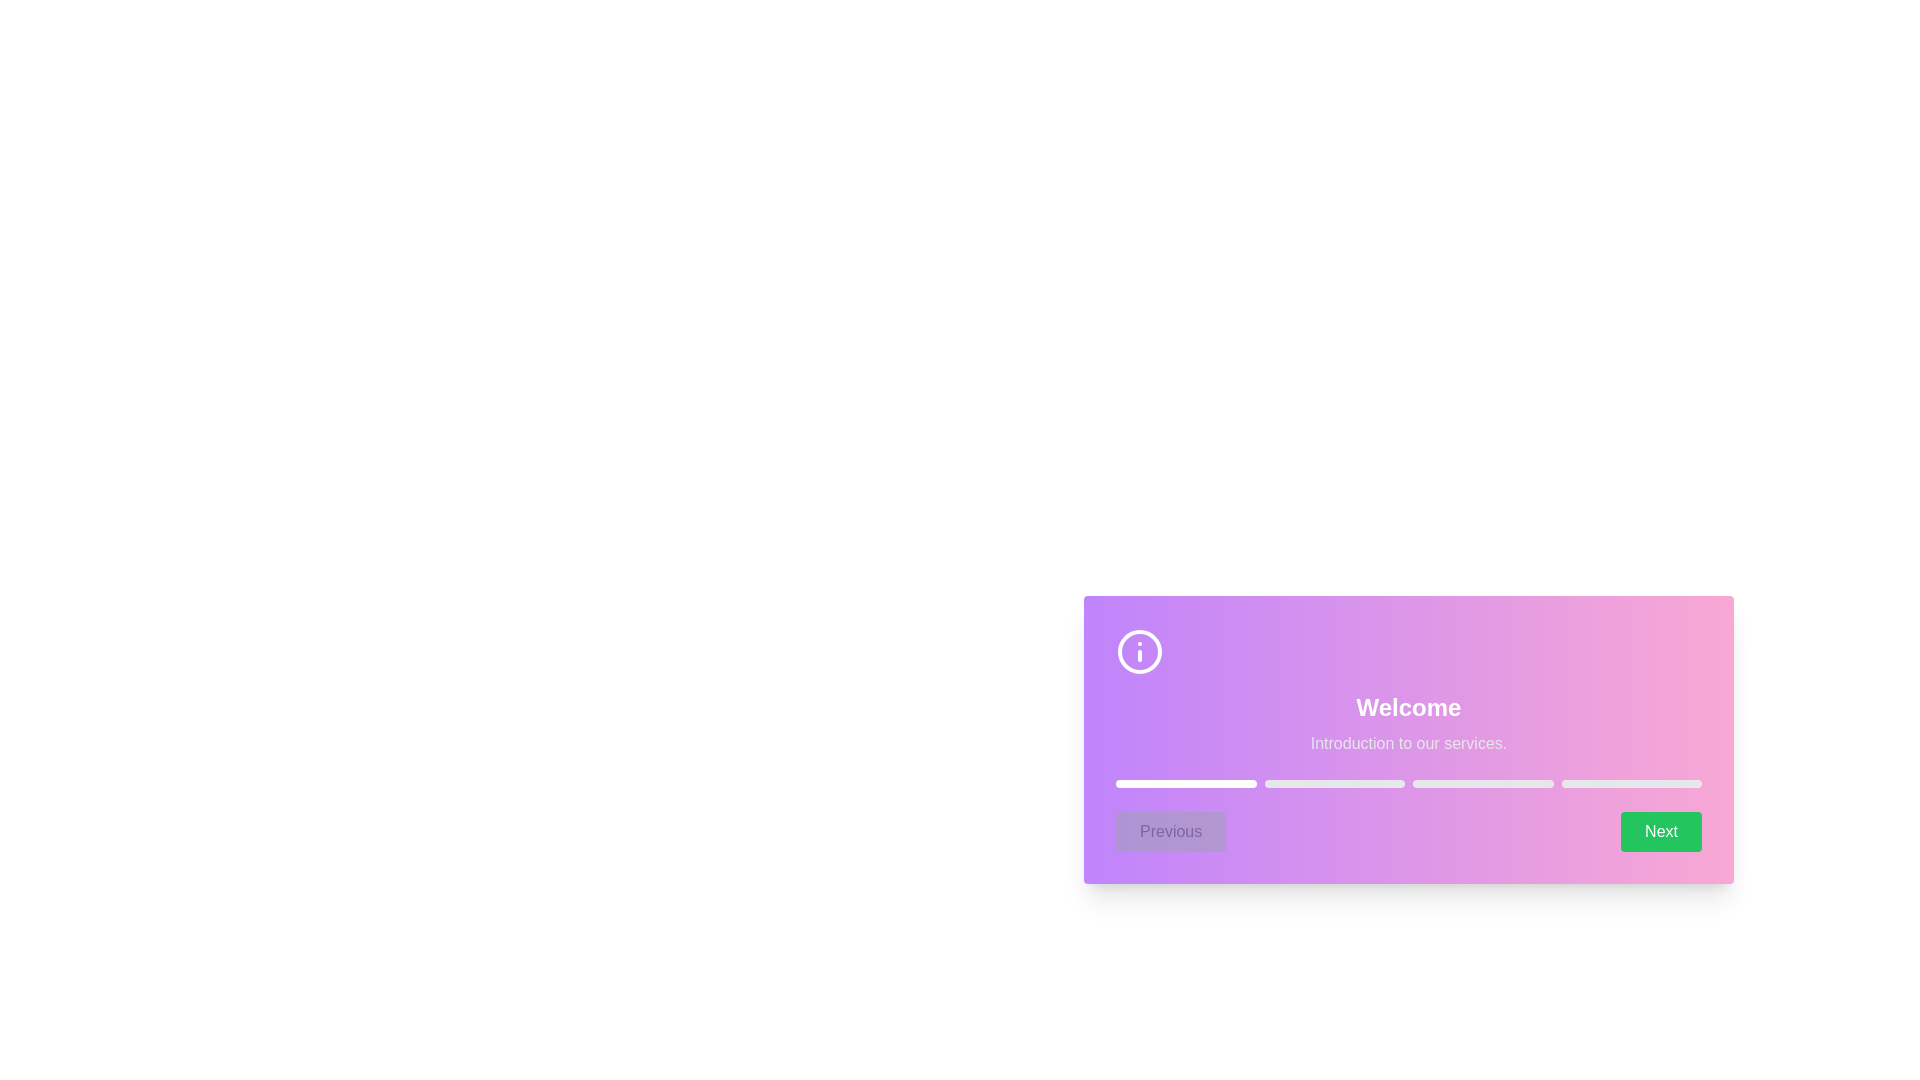 The width and height of the screenshot is (1920, 1080). Describe the element at coordinates (1661, 832) in the screenshot. I see `the Next button to navigate between steps` at that location.